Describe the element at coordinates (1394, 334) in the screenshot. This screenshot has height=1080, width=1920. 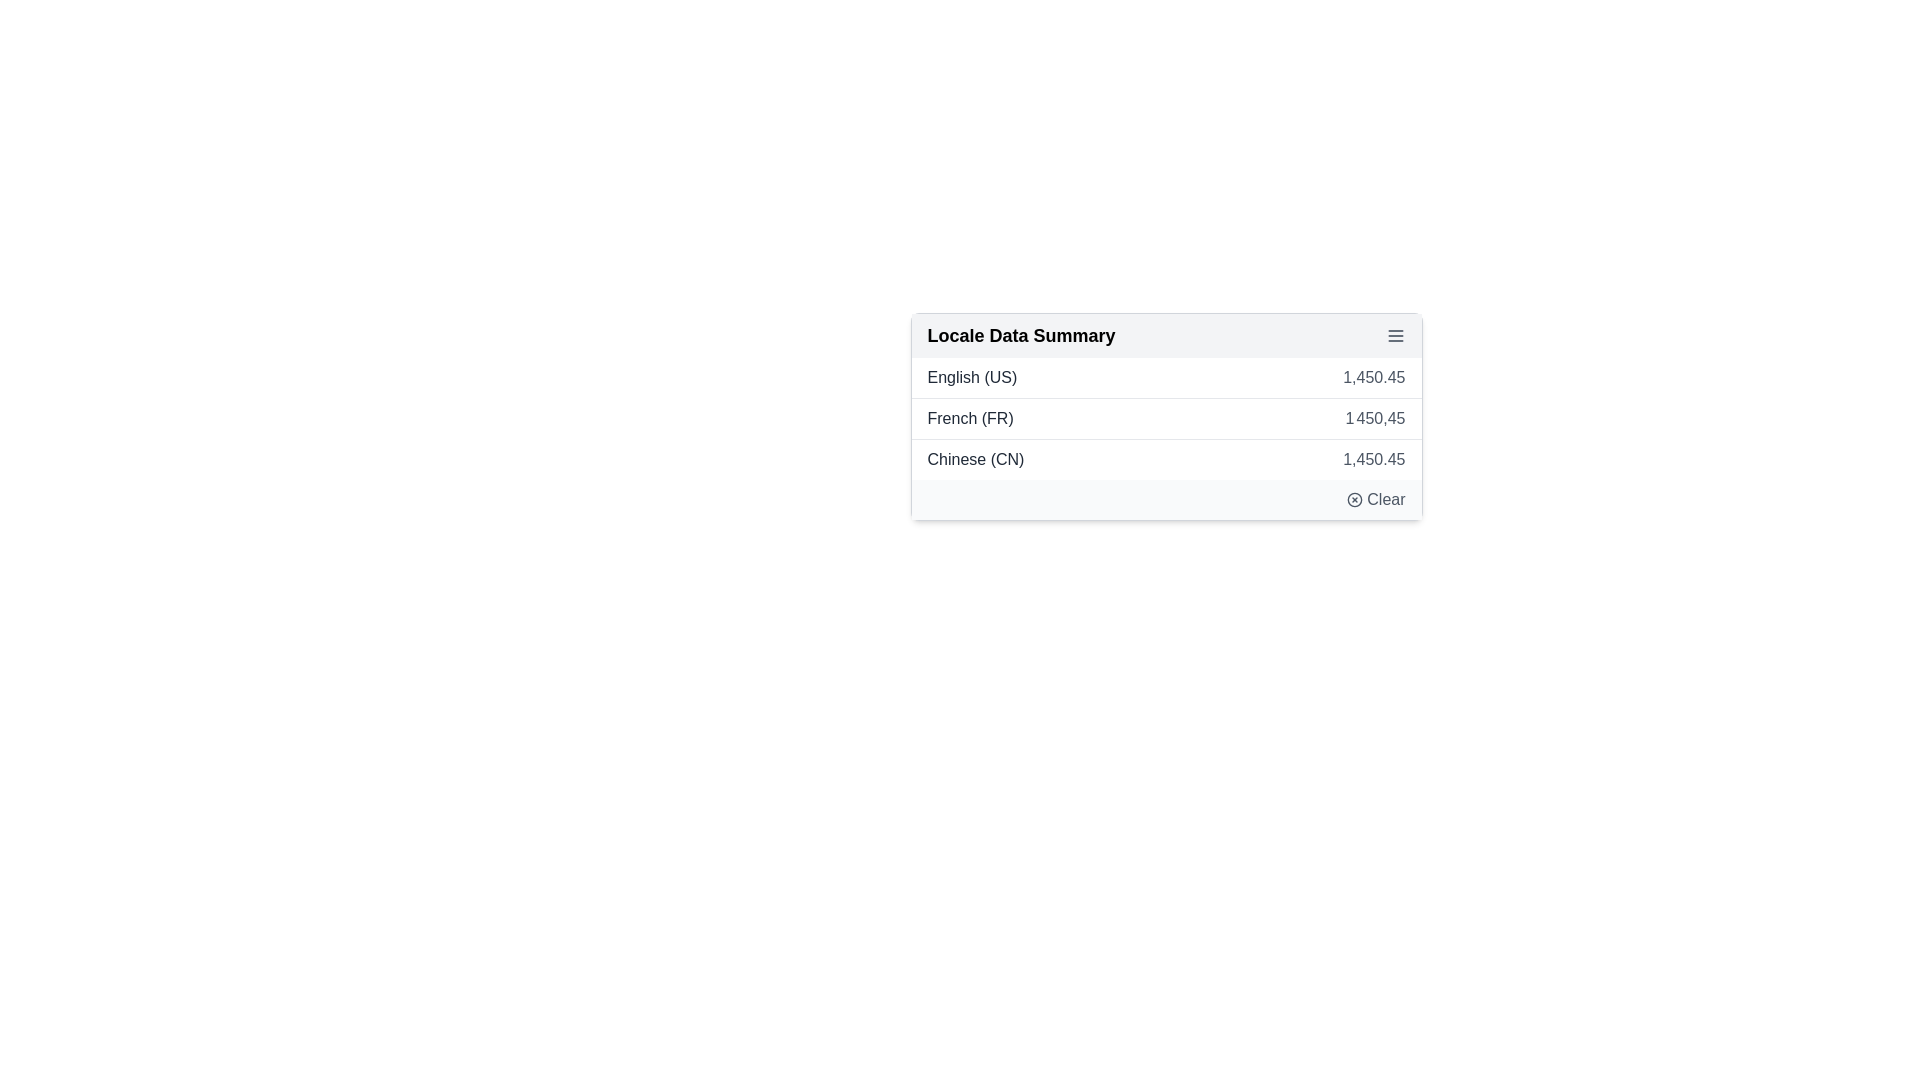
I see `the menu icon button located in the top right corner of the 'Locale Data Summary' header to interact with it` at that location.